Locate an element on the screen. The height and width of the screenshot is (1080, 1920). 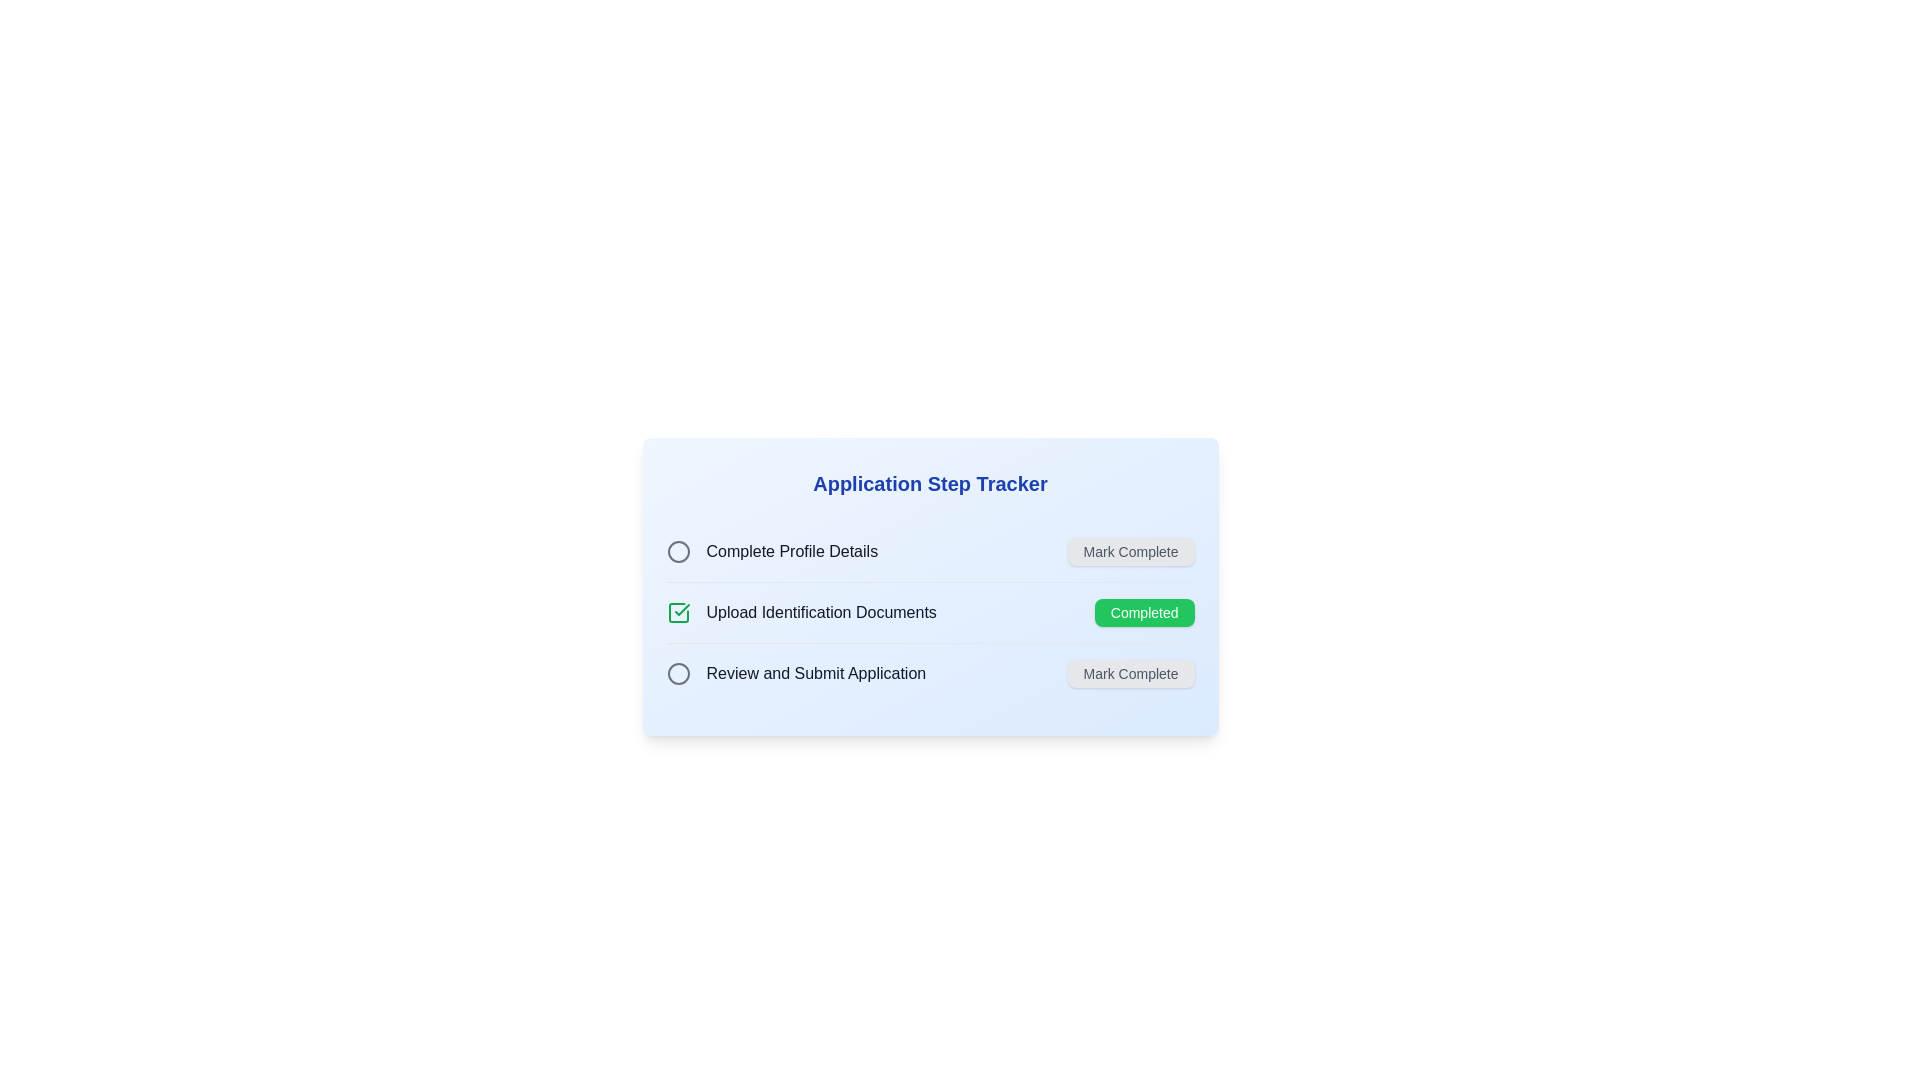
the first item in the 'Application Step Tracker' list that allows users to mark the profile completion step as complete is located at coordinates (929, 551).